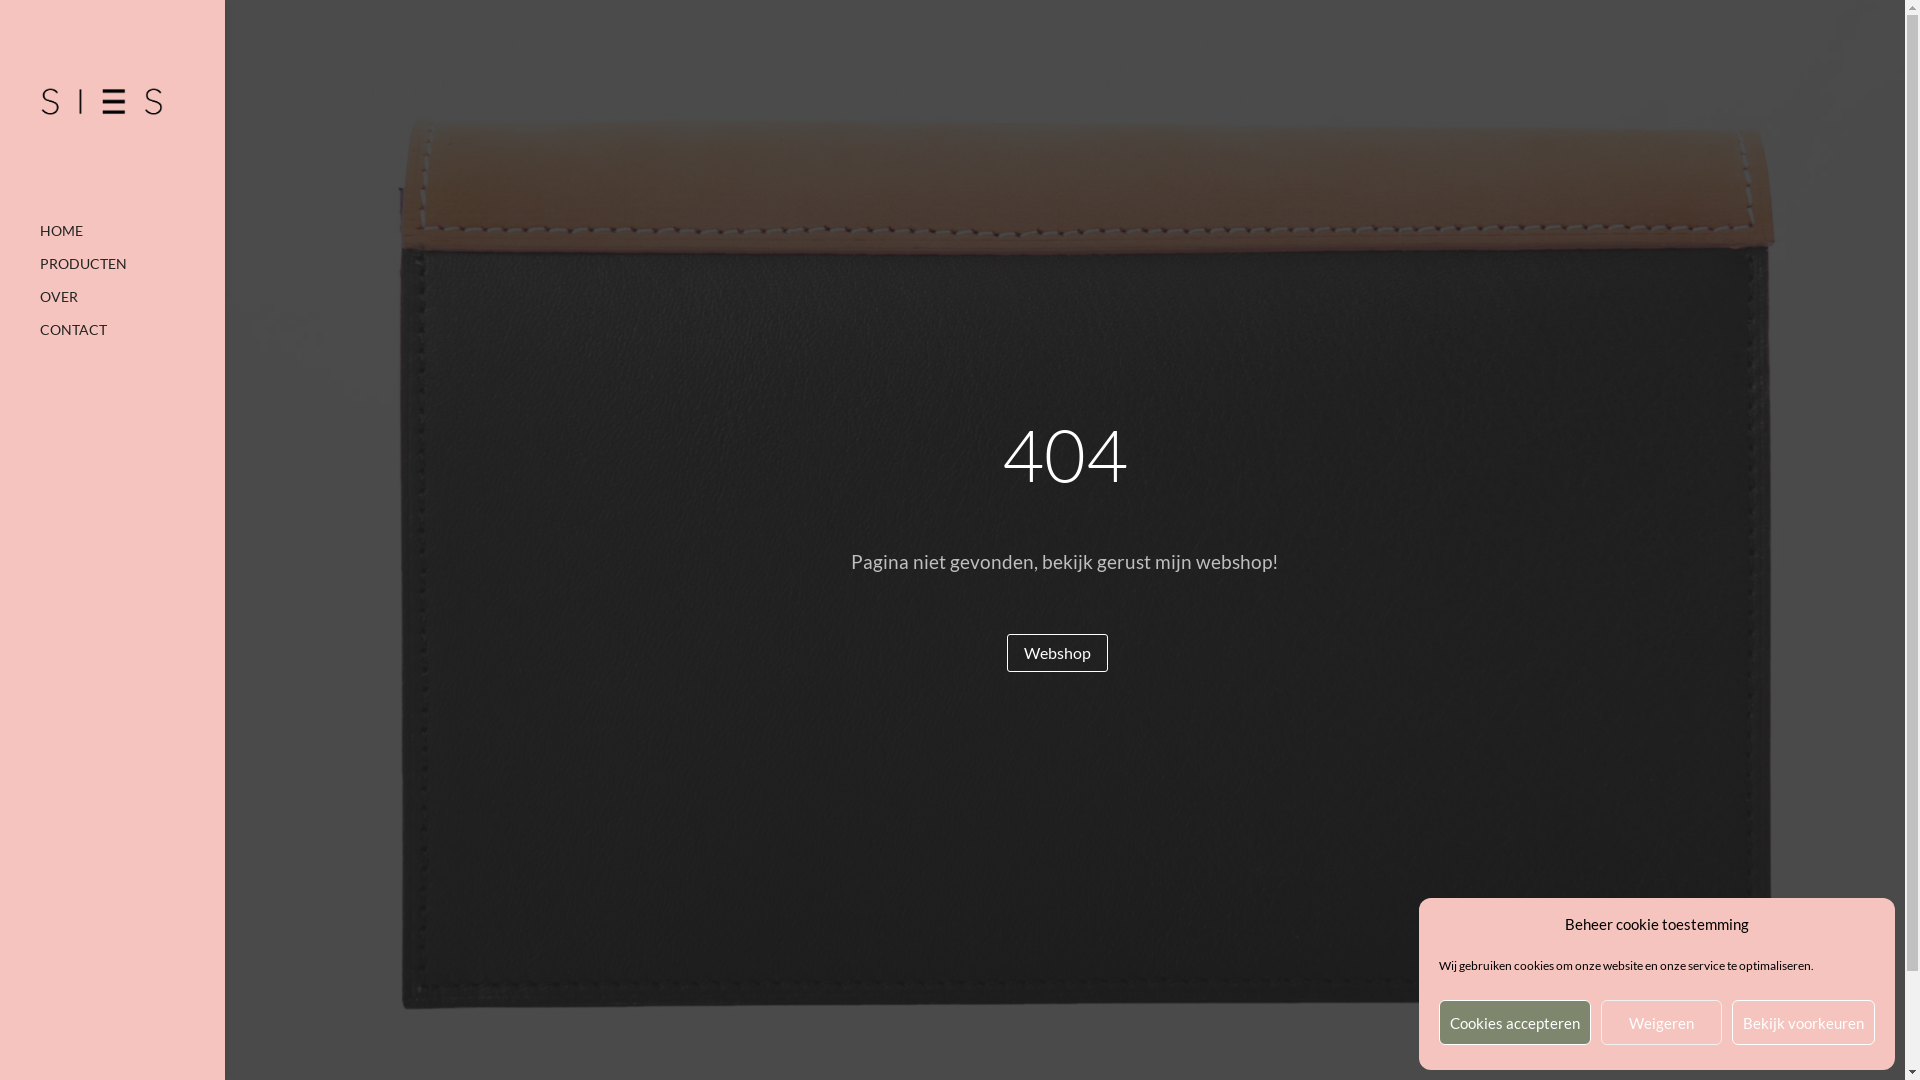  I want to click on 'OVER', so click(131, 306).